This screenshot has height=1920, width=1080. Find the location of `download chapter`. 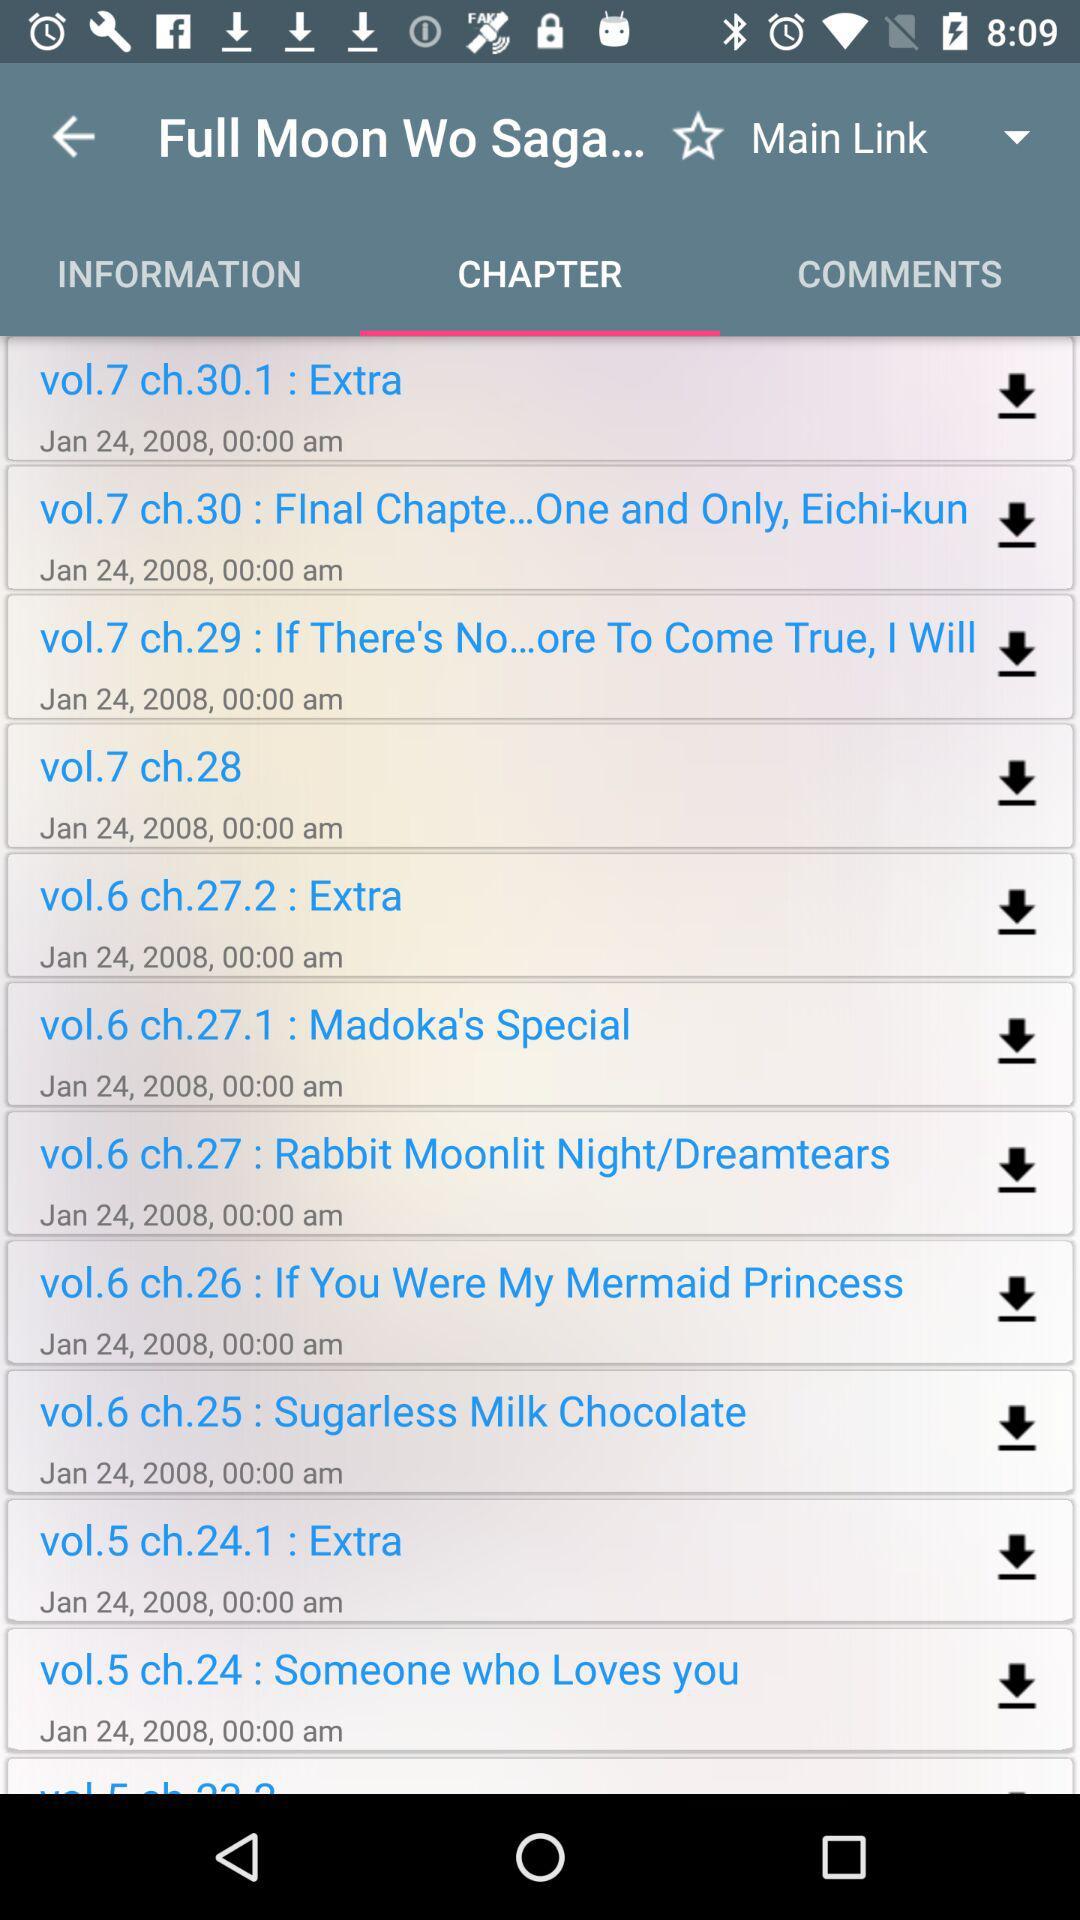

download chapter is located at coordinates (1017, 1428).